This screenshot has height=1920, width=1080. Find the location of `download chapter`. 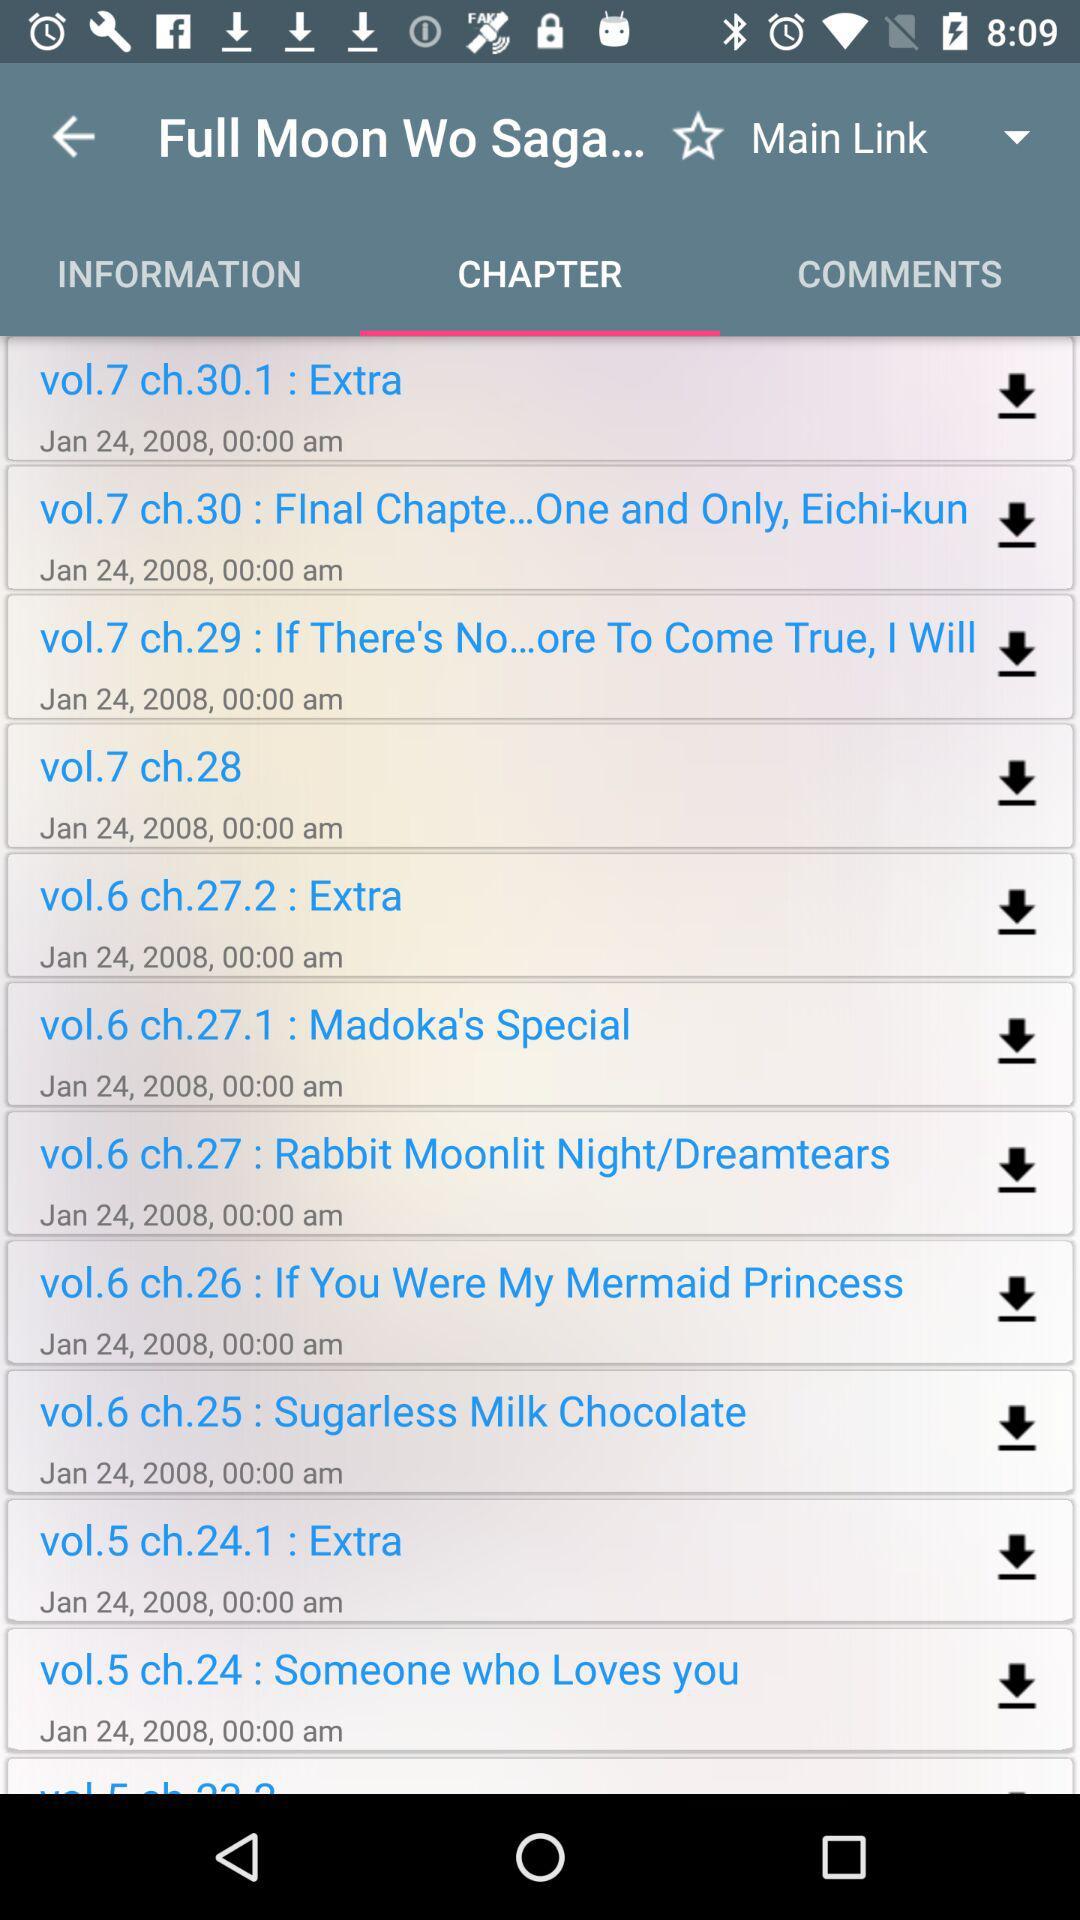

download chapter is located at coordinates (1017, 1428).